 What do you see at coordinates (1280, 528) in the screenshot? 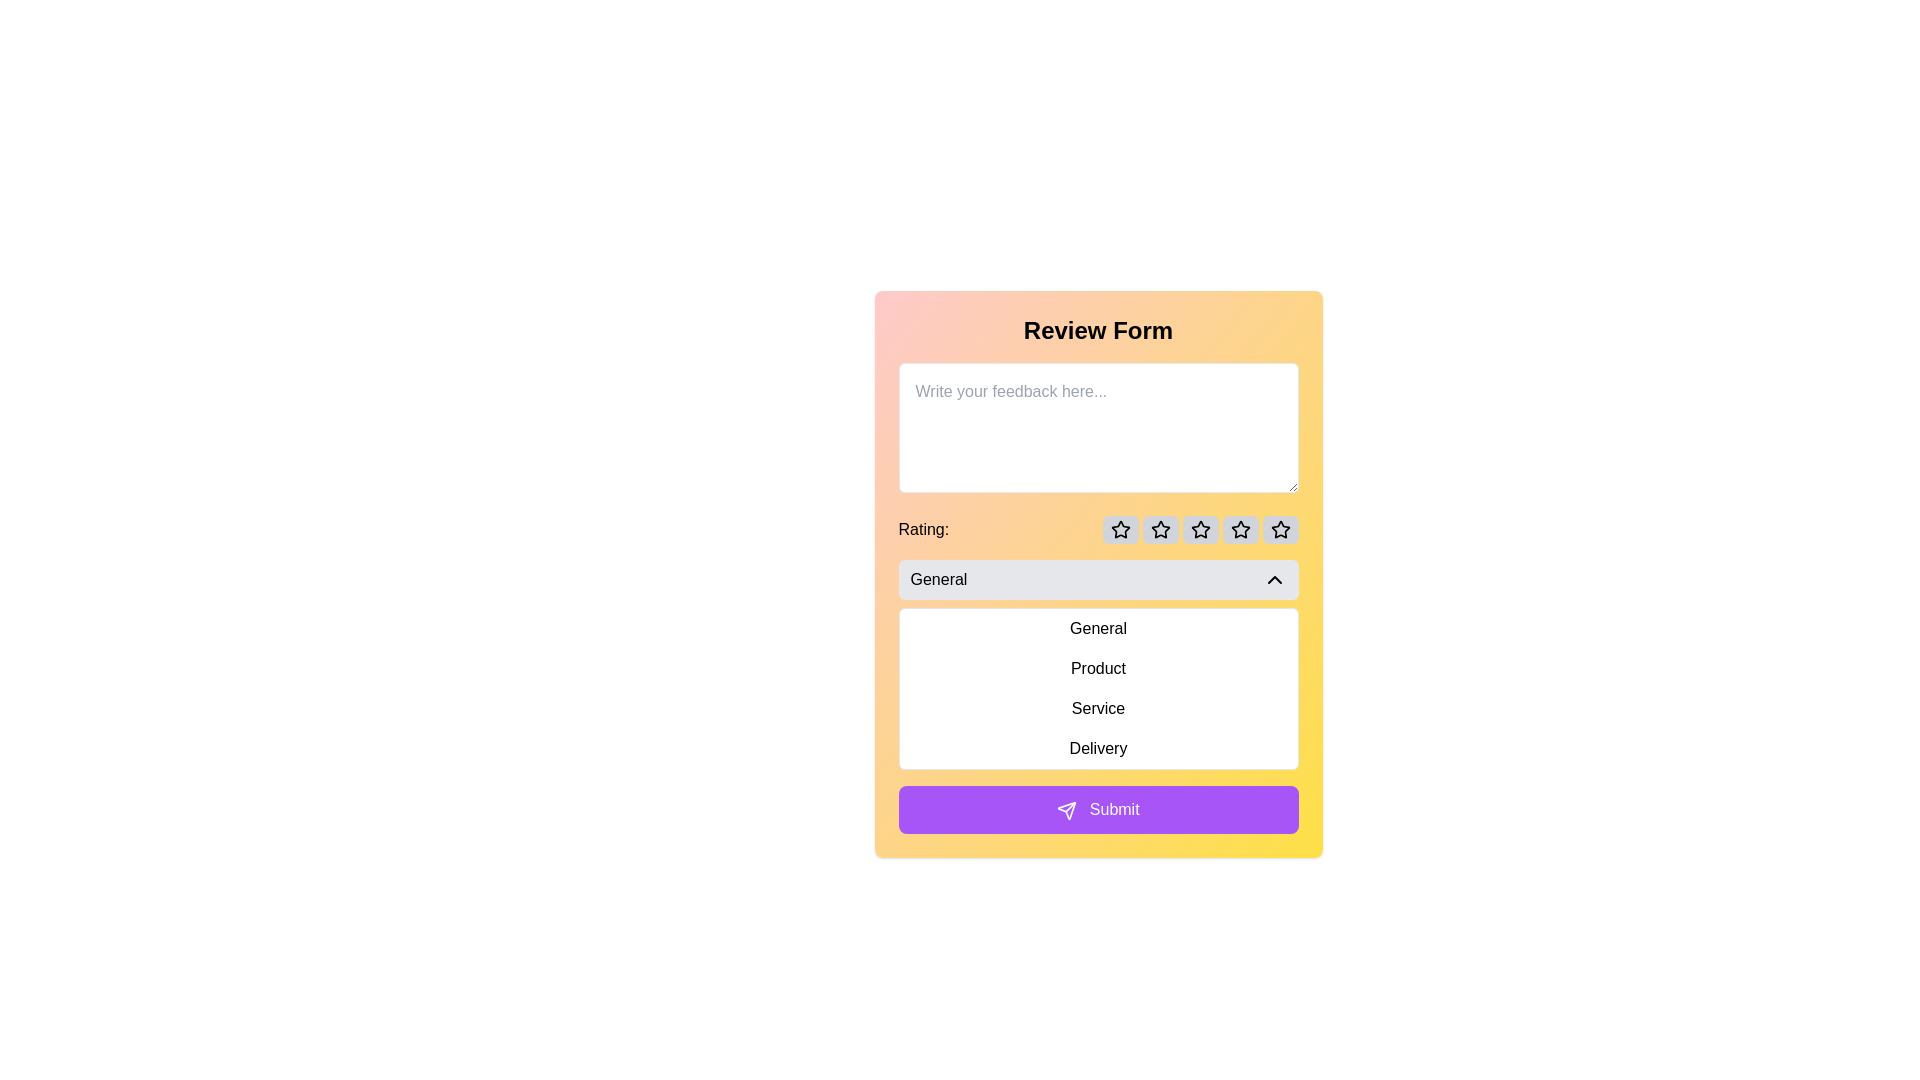
I see `the fifth star icon in the rating section` at bounding box center [1280, 528].